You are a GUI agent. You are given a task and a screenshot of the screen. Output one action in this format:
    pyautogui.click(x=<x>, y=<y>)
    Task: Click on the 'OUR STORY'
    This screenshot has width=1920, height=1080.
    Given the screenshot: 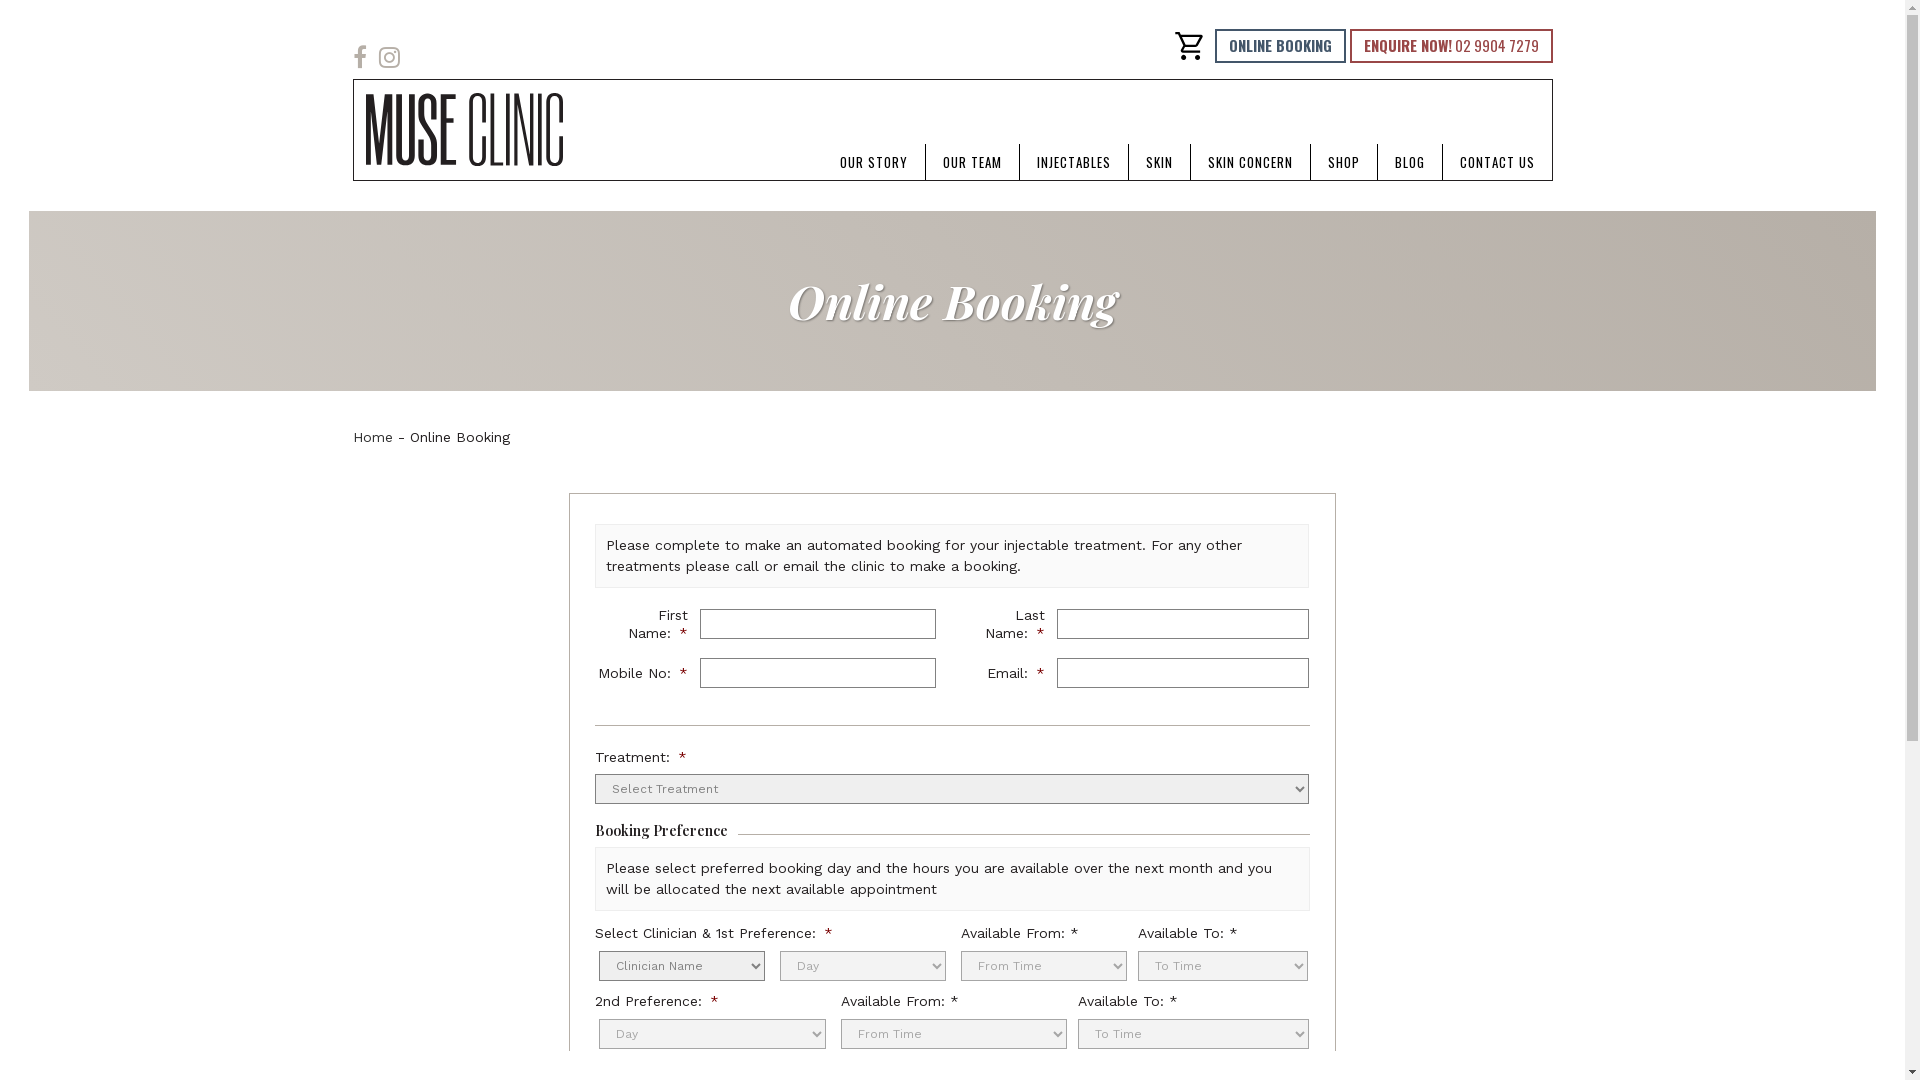 What is the action you would take?
    pyautogui.click(x=873, y=161)
    